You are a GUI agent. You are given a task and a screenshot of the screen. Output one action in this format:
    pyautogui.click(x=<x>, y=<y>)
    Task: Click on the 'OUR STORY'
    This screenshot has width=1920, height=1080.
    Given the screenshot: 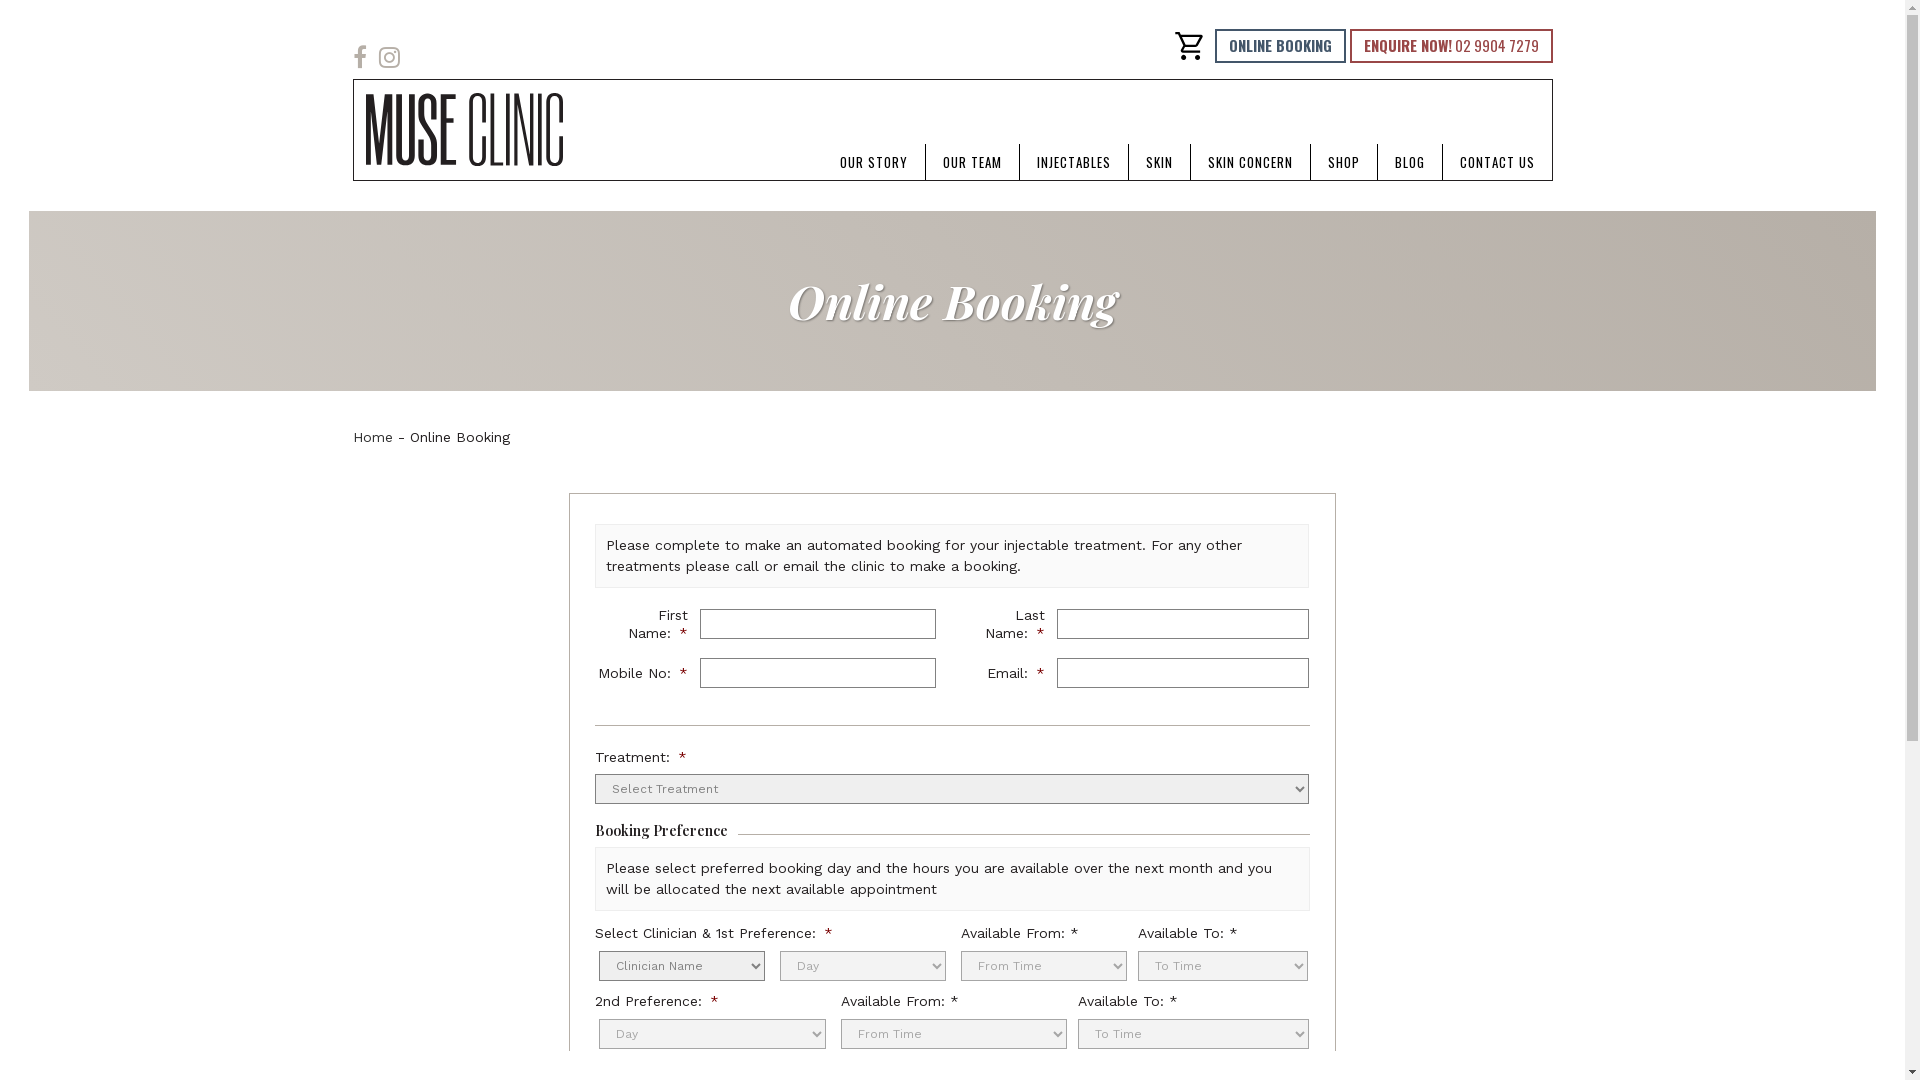 What is the action you would take?
    pyautogui.click(x=873, y=161)
    